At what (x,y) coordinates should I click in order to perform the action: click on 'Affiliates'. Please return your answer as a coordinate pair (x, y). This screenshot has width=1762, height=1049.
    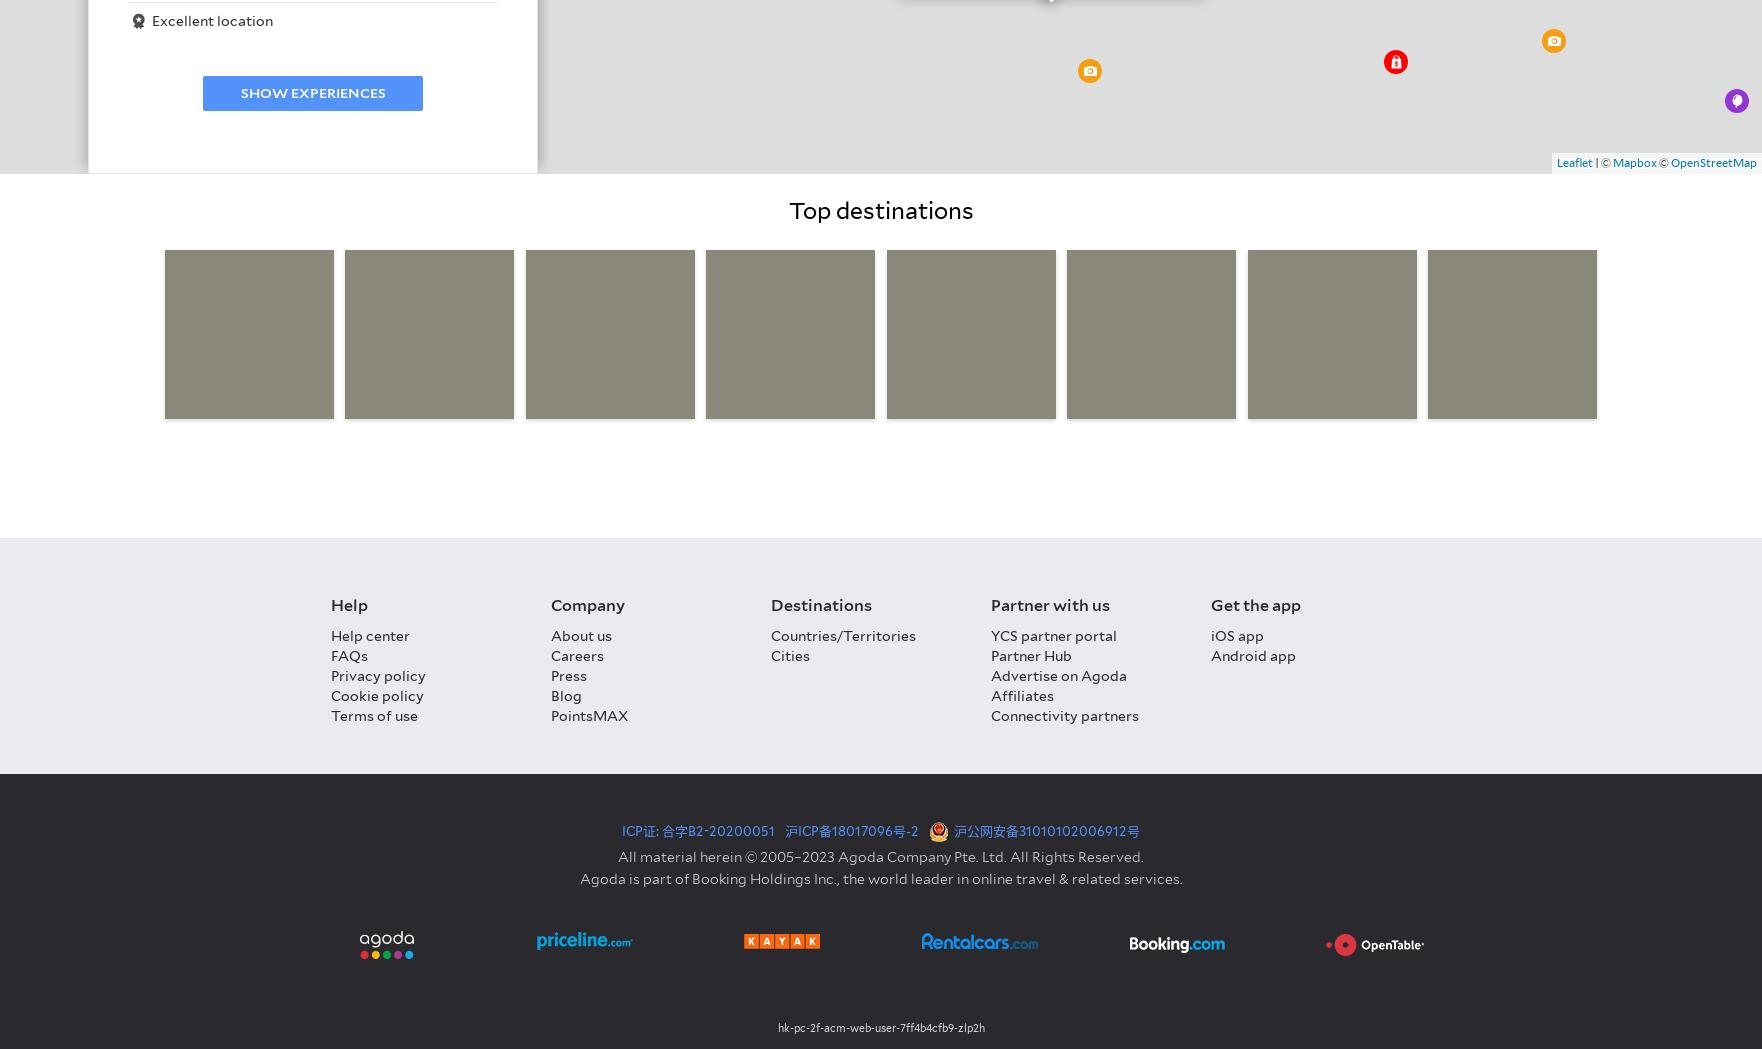
    Looking at the image, I should click on (1022, 696).